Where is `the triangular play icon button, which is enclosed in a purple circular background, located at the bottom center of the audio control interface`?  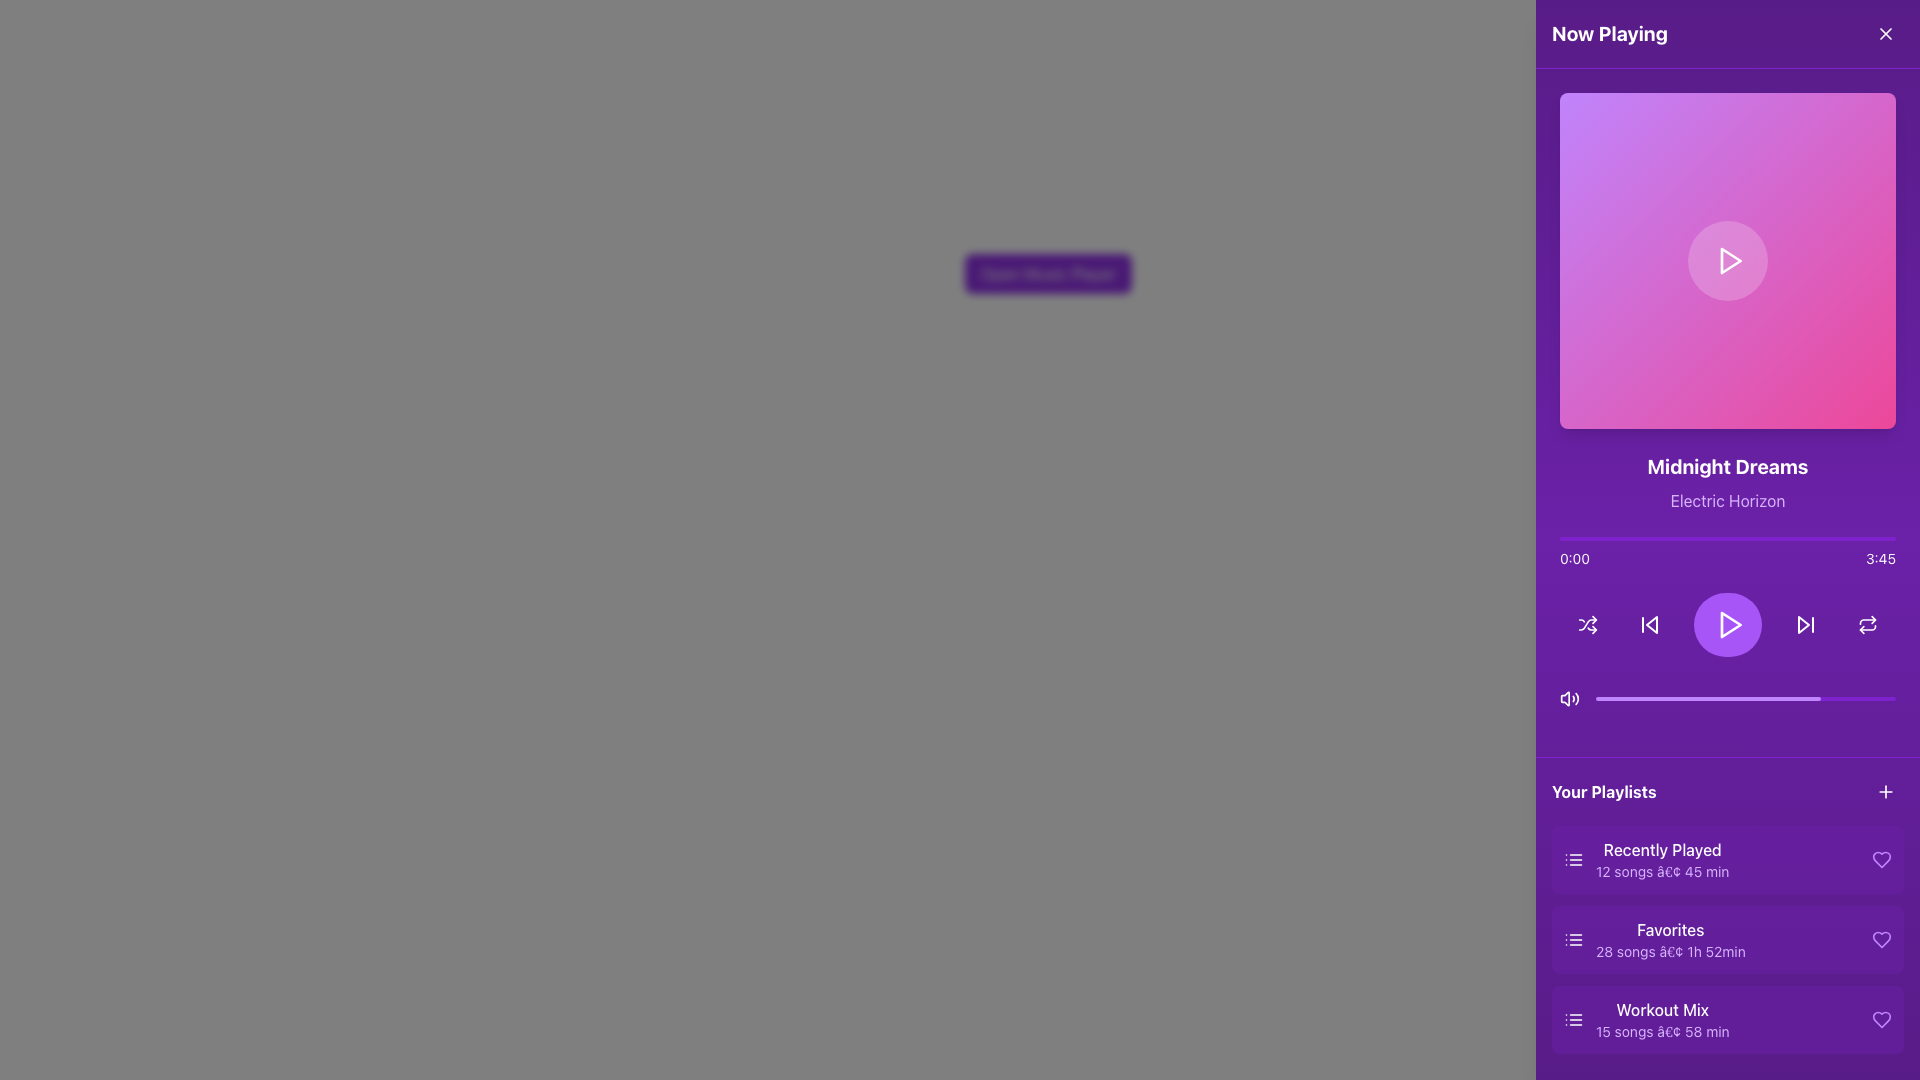
the triangular play icon button, which is enclosed in a purple circular background, located at the bottom center of the audio control interface is located at coordinates (1728, 623).